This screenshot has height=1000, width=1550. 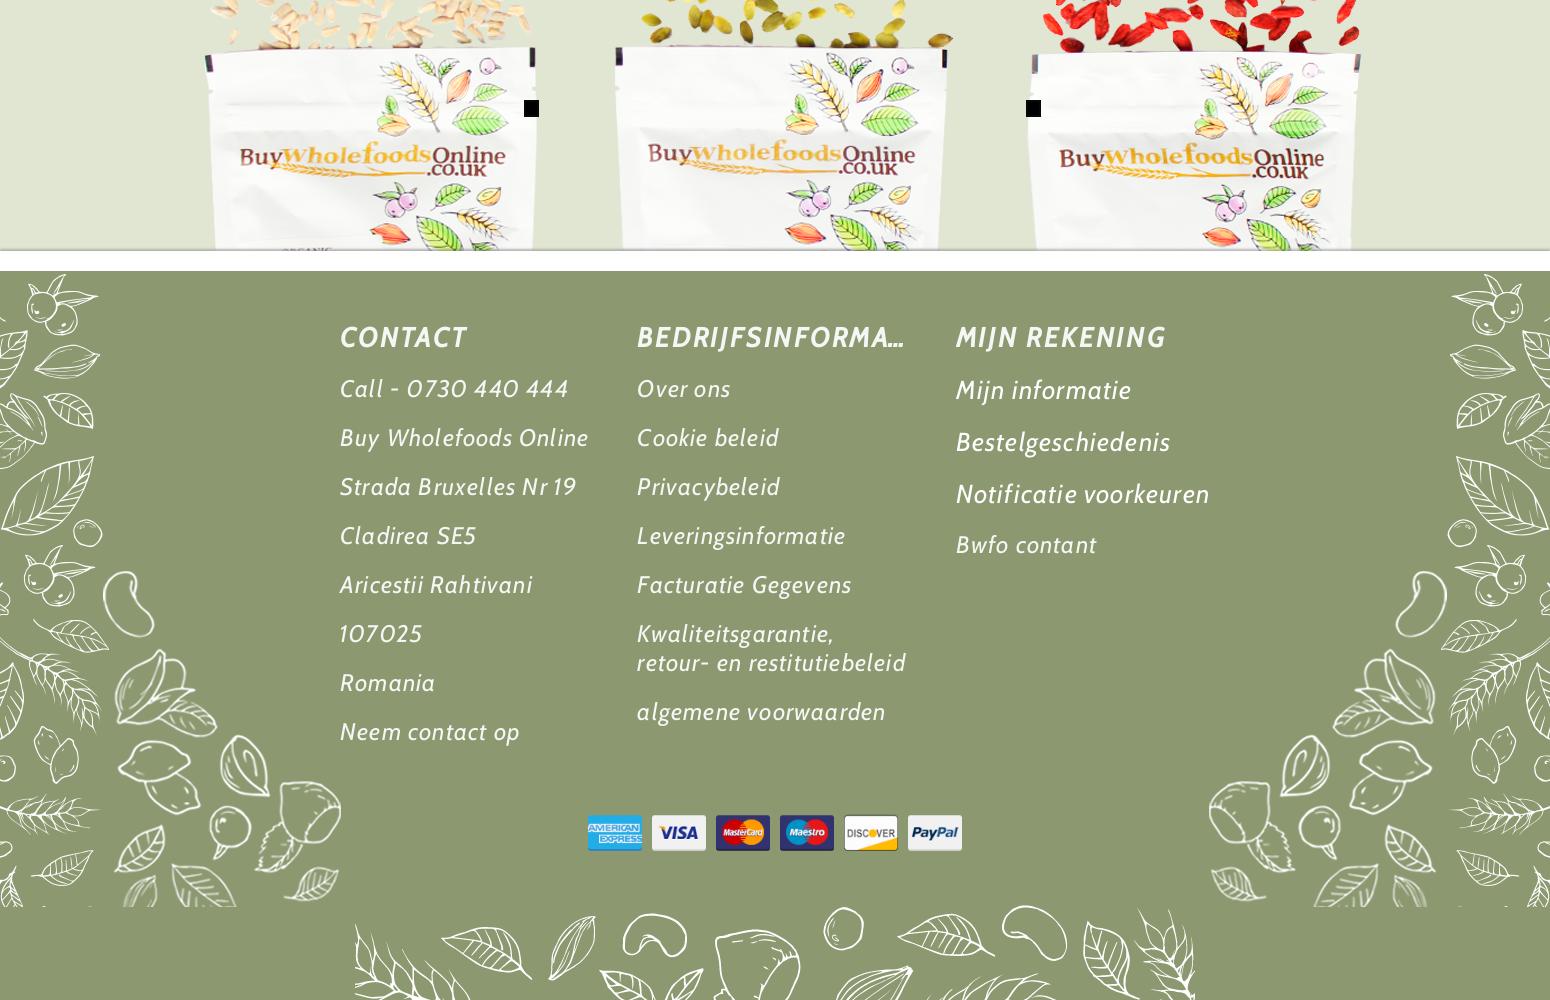 What do you see at coordinates (782, 336) in the screenshot?
I see `'Bedrijfsinformatie'` at bounding box center [782, 336].